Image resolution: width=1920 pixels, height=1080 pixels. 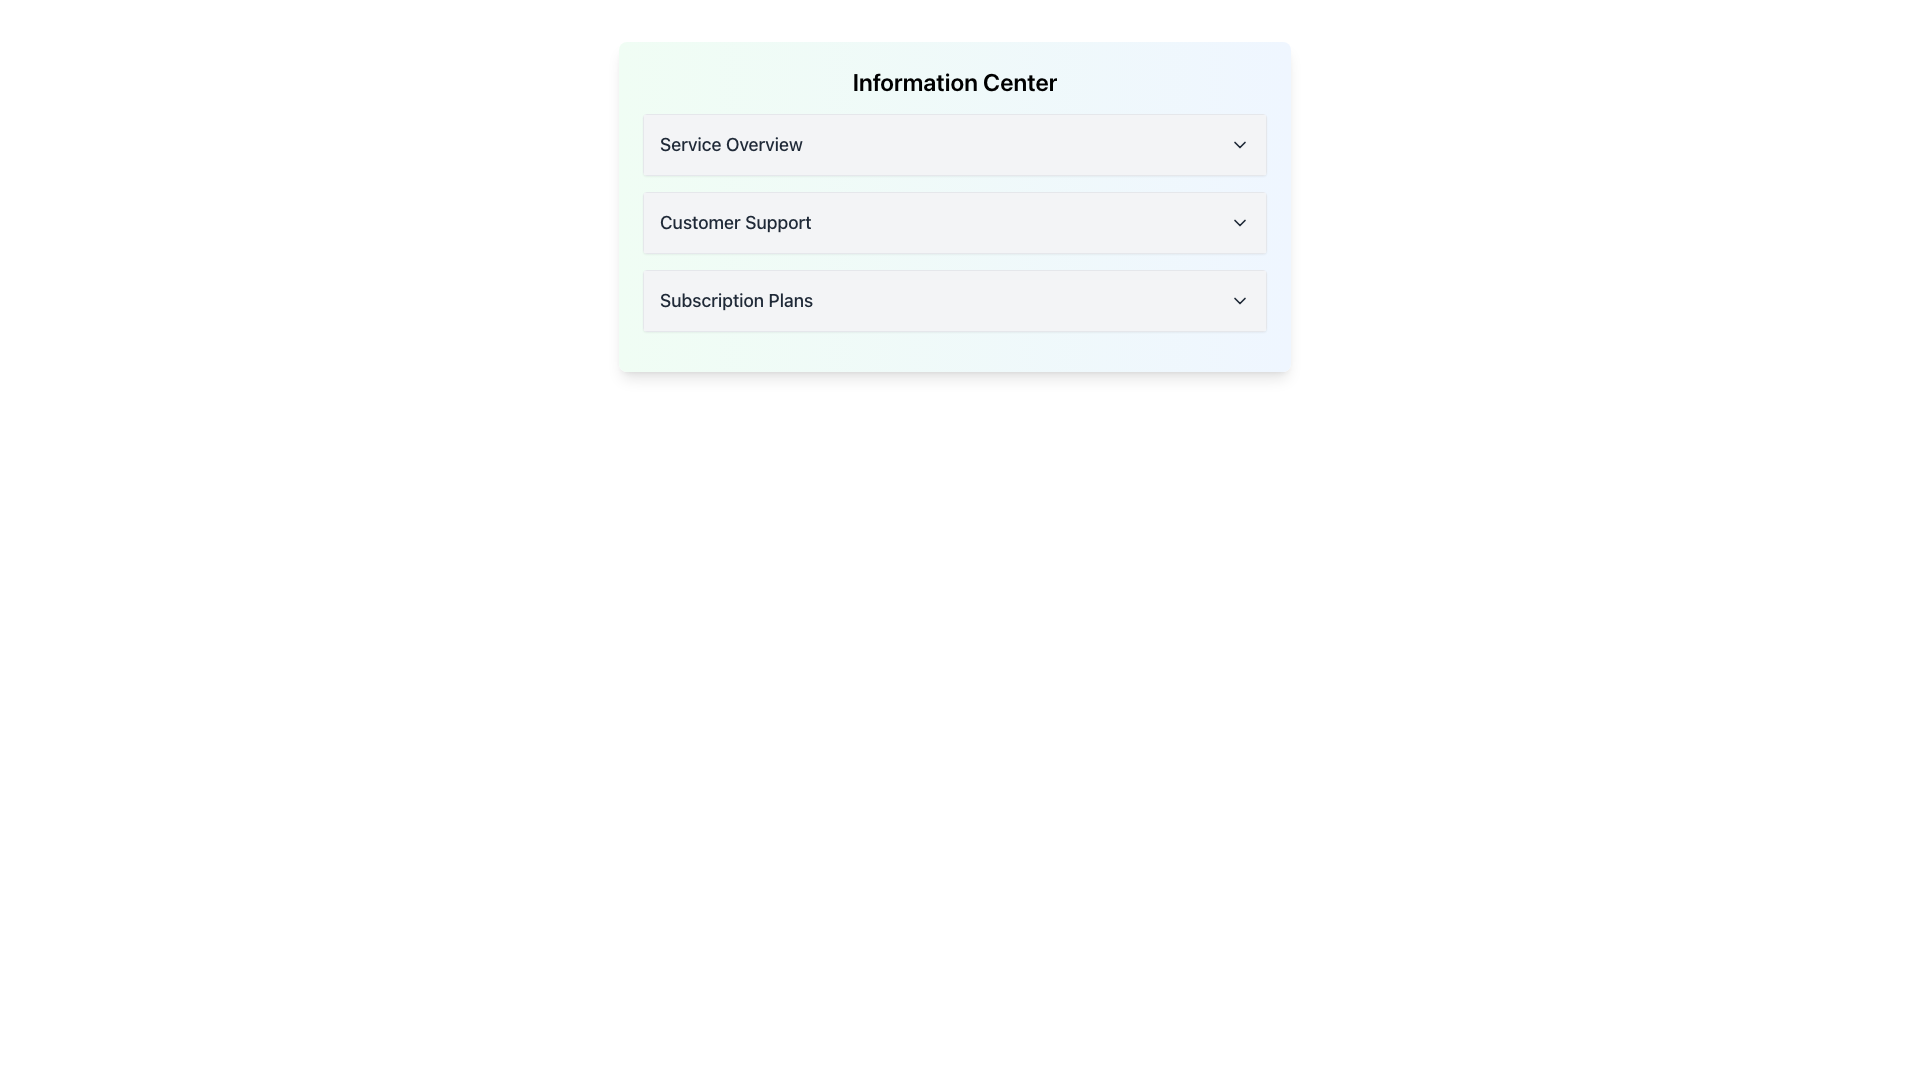 What do you see at coordinates (1238, 300) in the screenshot?
I see `the chevron icon located on the far right of the 'Subscription Plans' item in the third row` at bounding box center [1238, 300].